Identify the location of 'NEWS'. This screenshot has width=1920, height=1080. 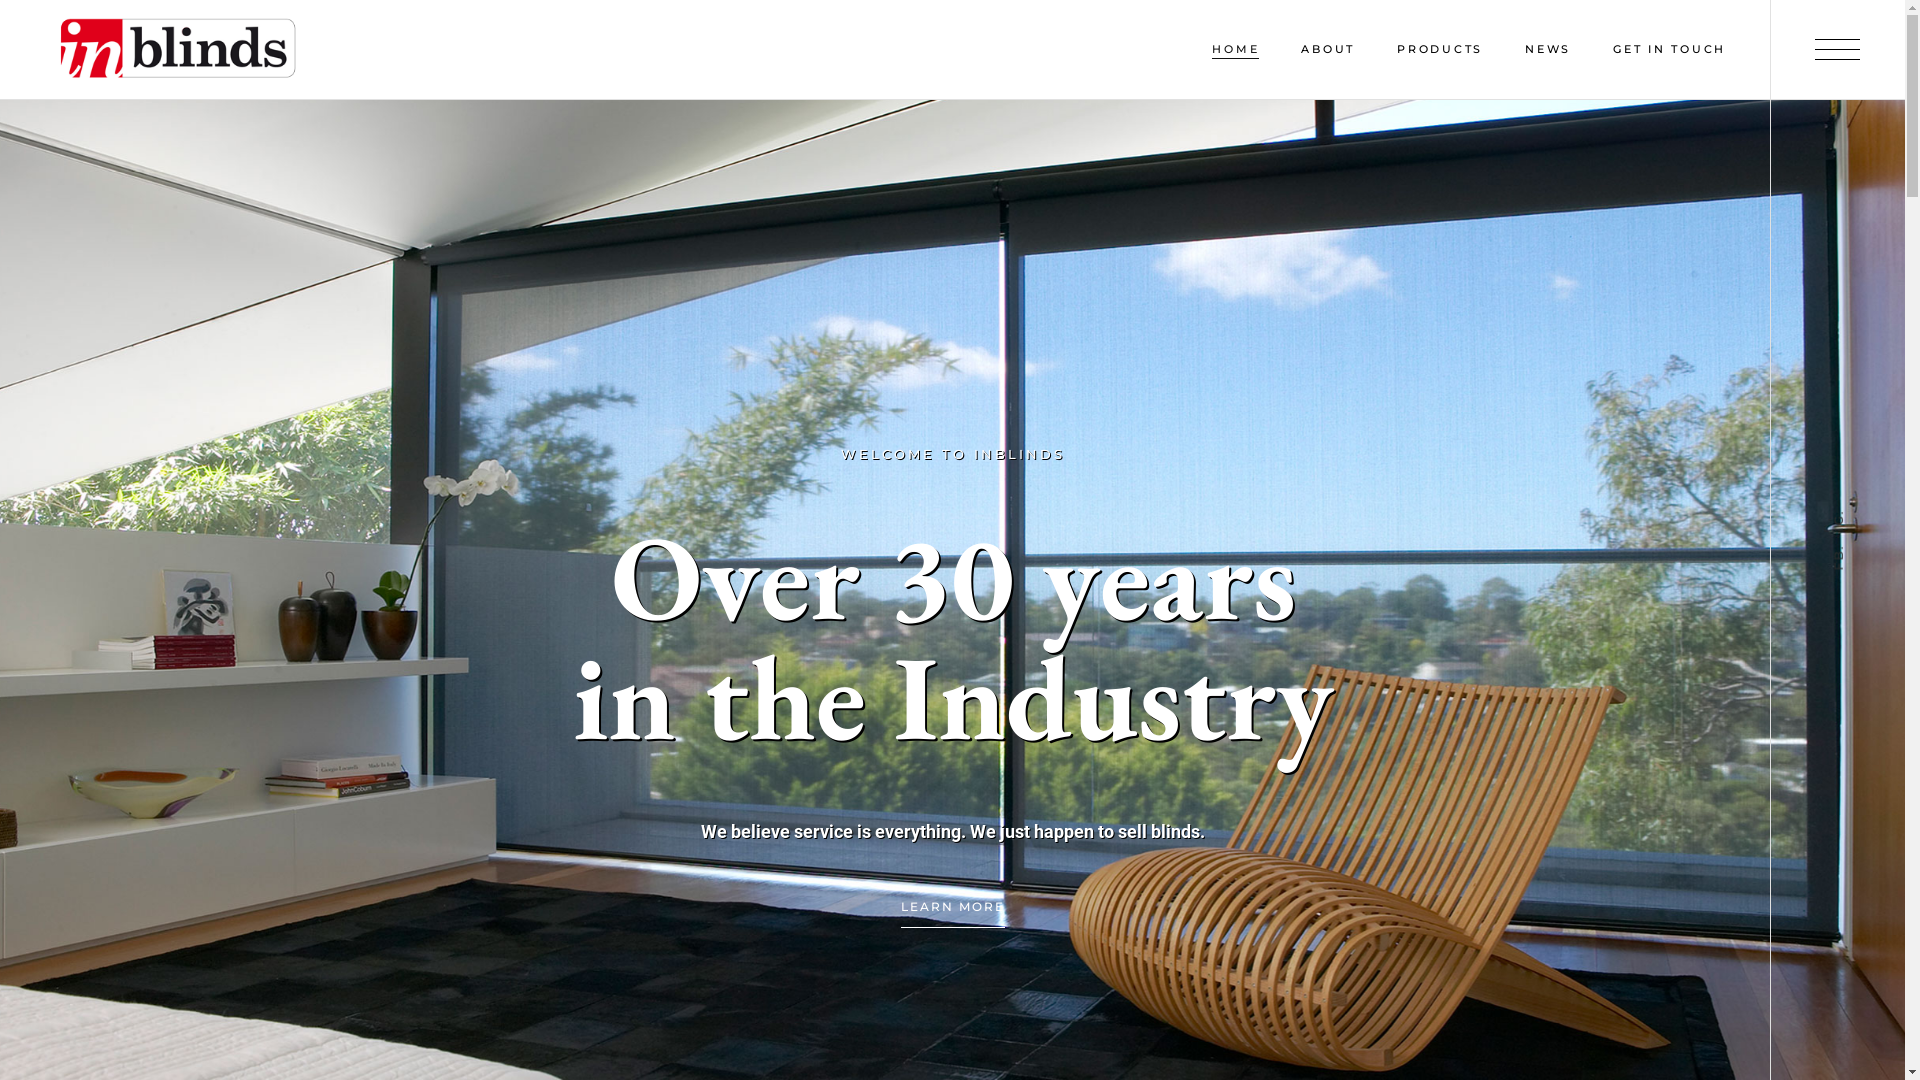
(1547, 48).